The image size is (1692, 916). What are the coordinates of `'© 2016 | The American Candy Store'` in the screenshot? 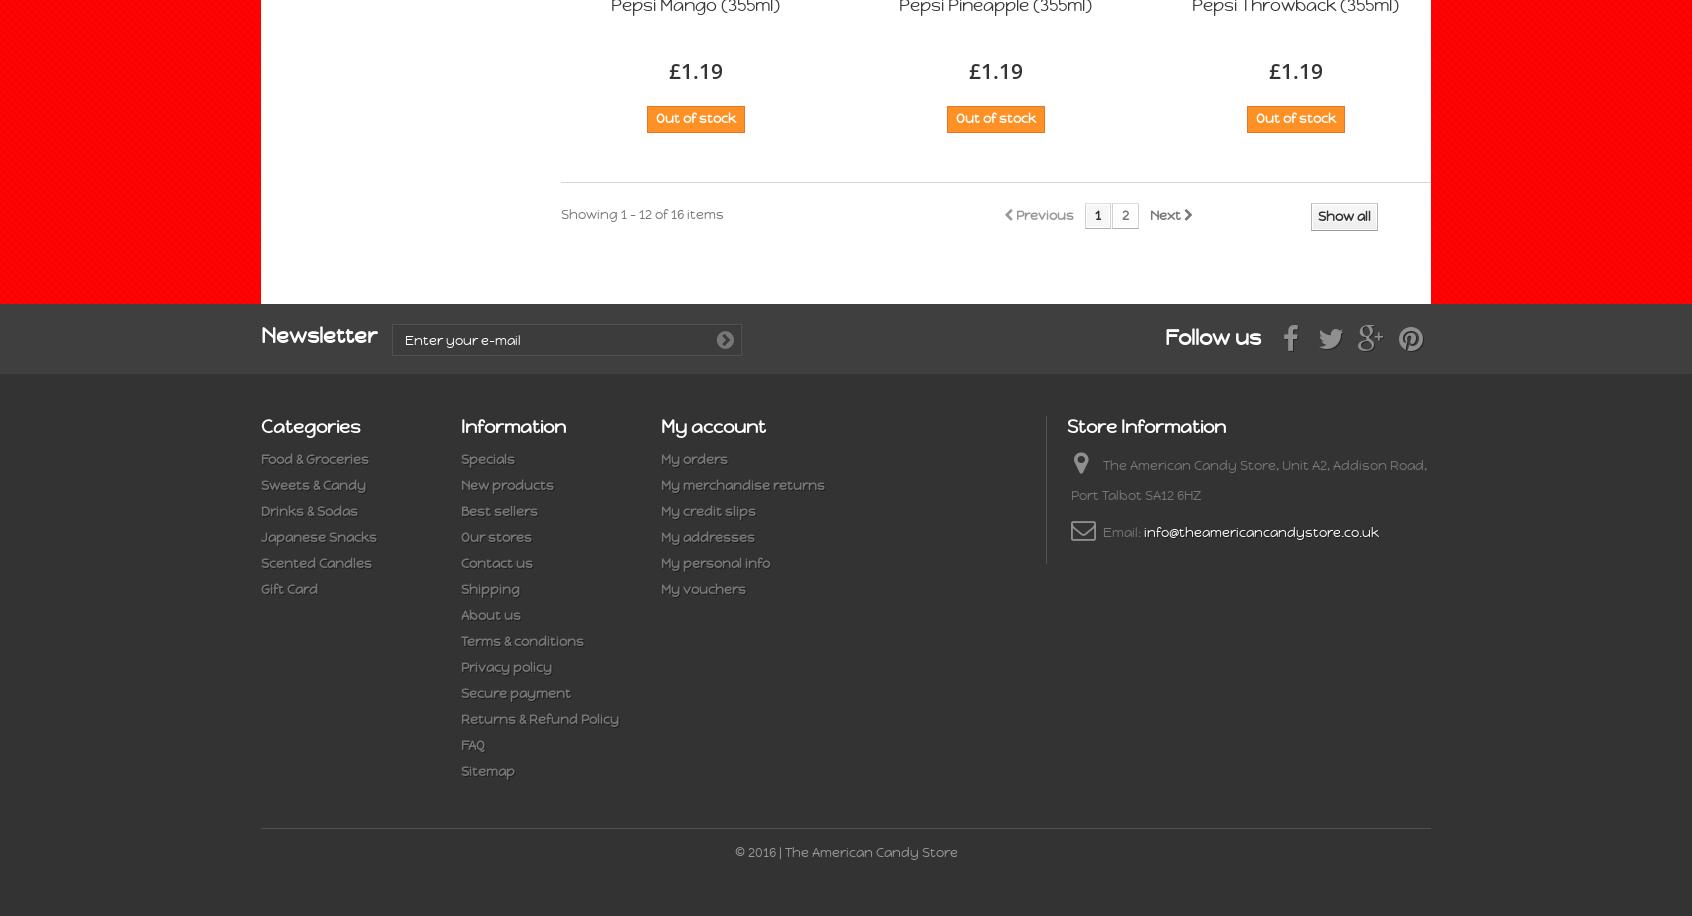 It's located at (845, 852).